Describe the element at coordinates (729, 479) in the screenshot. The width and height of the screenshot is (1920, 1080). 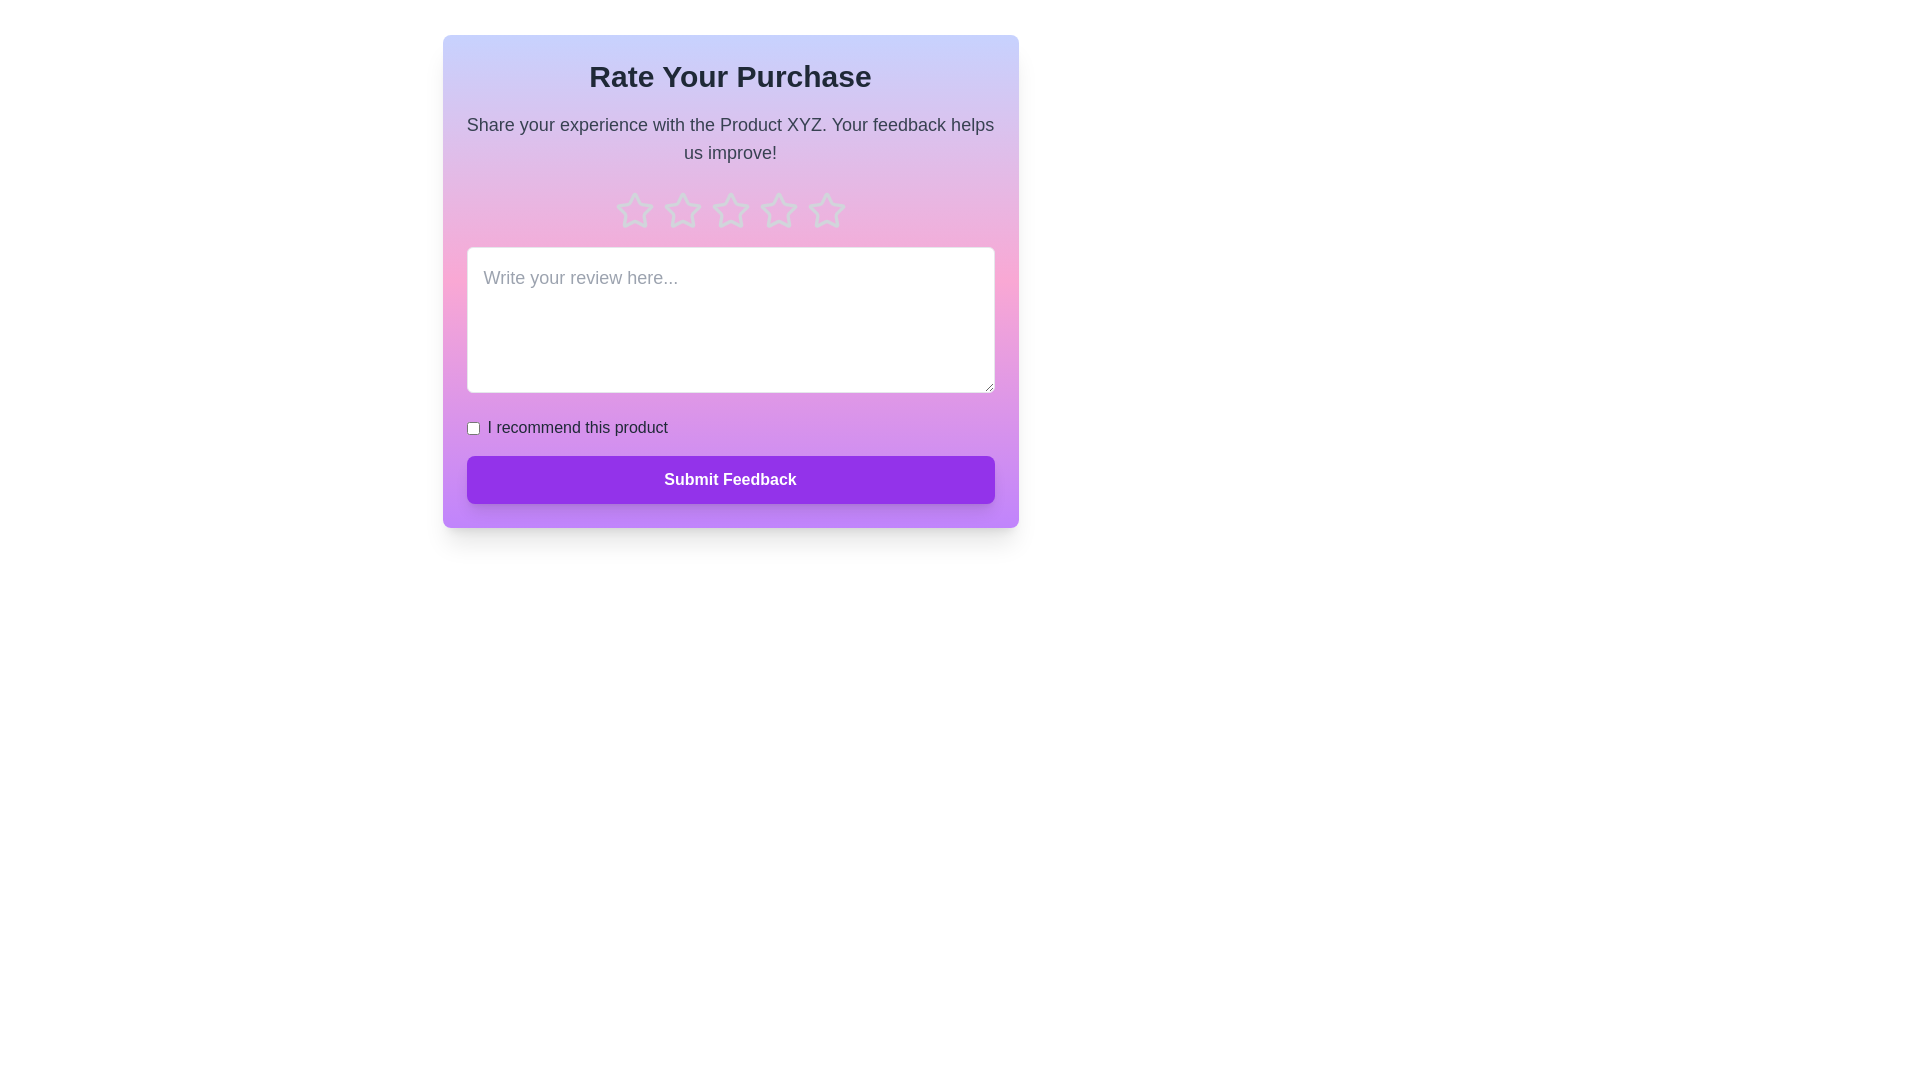
I see `the 'Submit Feedback' button` at that location.